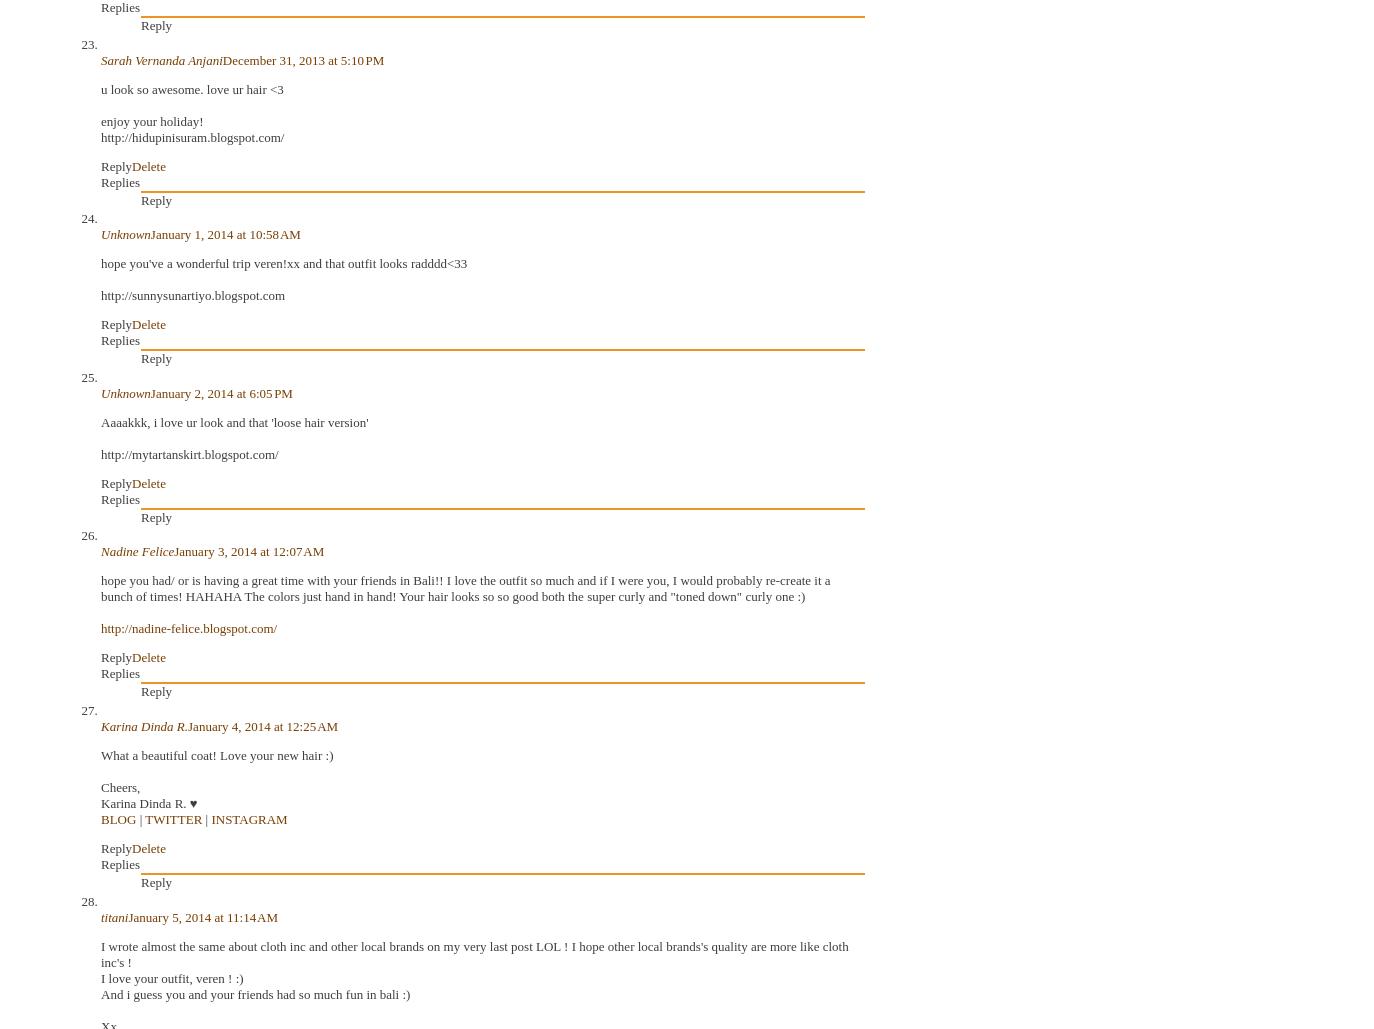 The image size is (1374, 1029). What do you see at coordinates (283, 262) in the screenshot?
I see `'hope you've a wonderful trip veren!xx and that outfit looks radddd<33'` at bounding box center [283, 262].